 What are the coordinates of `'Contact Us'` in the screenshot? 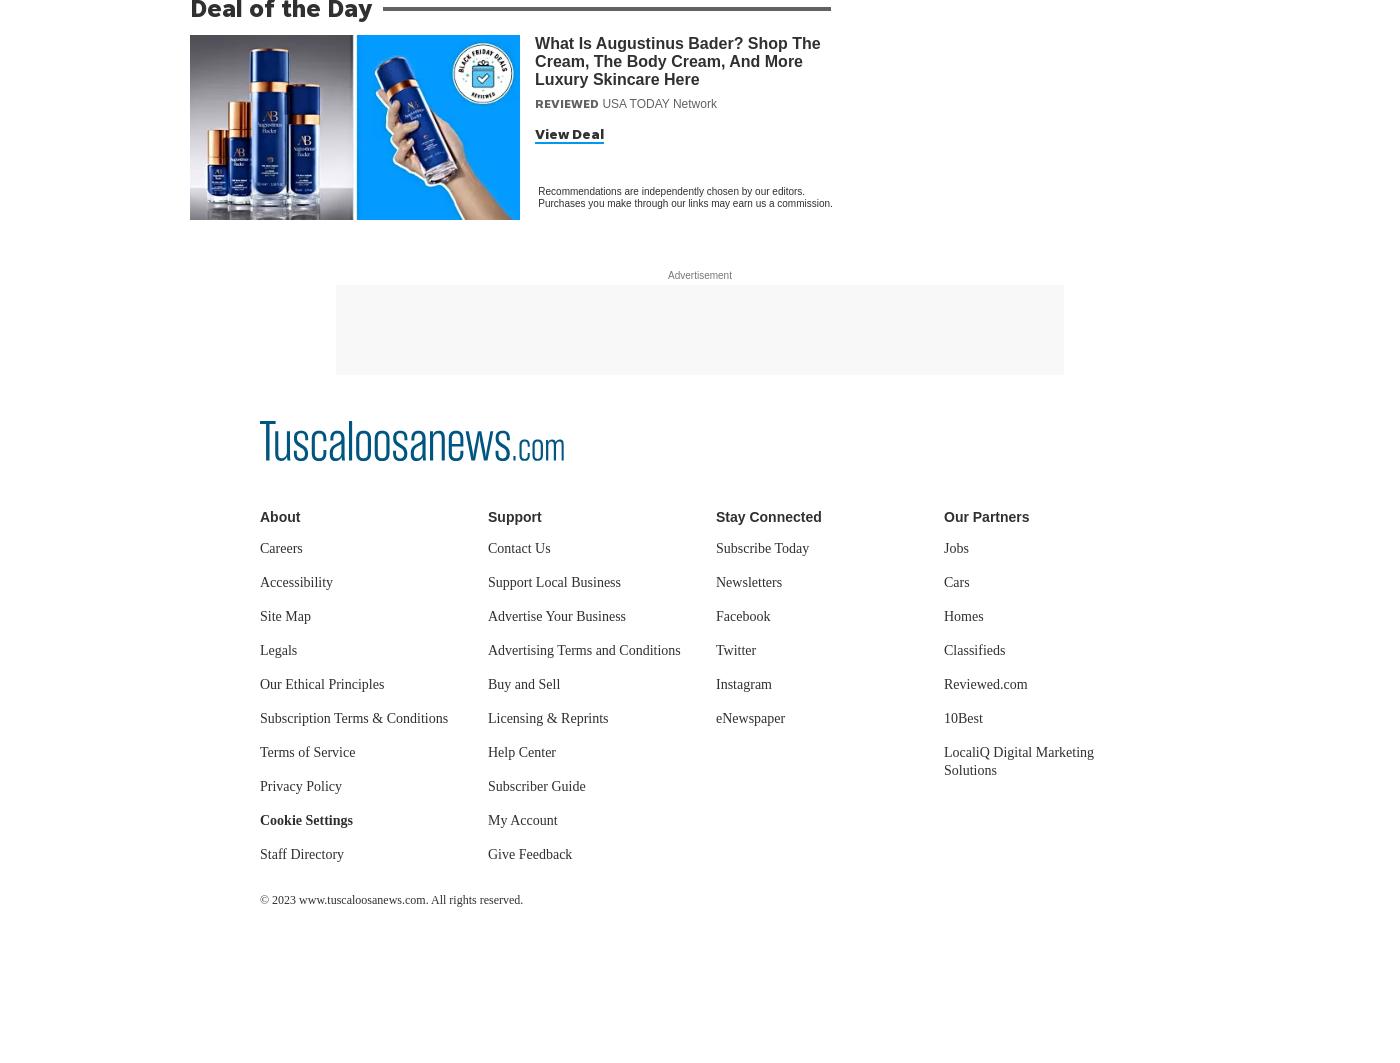 It's located at (518, 547).